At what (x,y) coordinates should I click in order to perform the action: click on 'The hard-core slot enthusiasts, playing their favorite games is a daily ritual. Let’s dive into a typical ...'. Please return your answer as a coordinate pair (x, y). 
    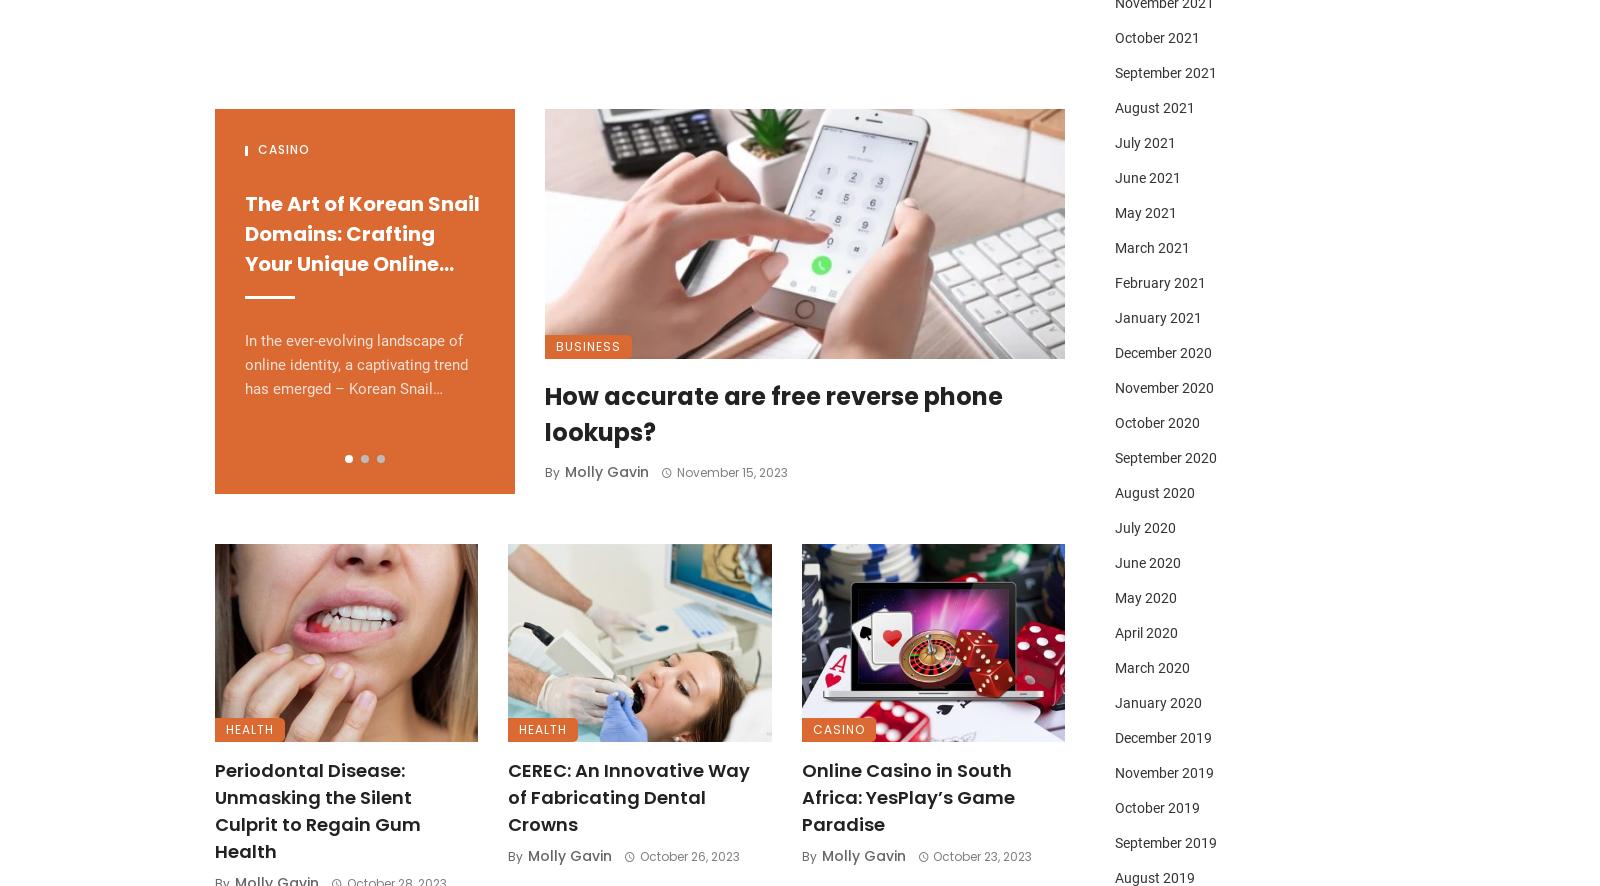
    Looking at the image, I should click on (659, 376).